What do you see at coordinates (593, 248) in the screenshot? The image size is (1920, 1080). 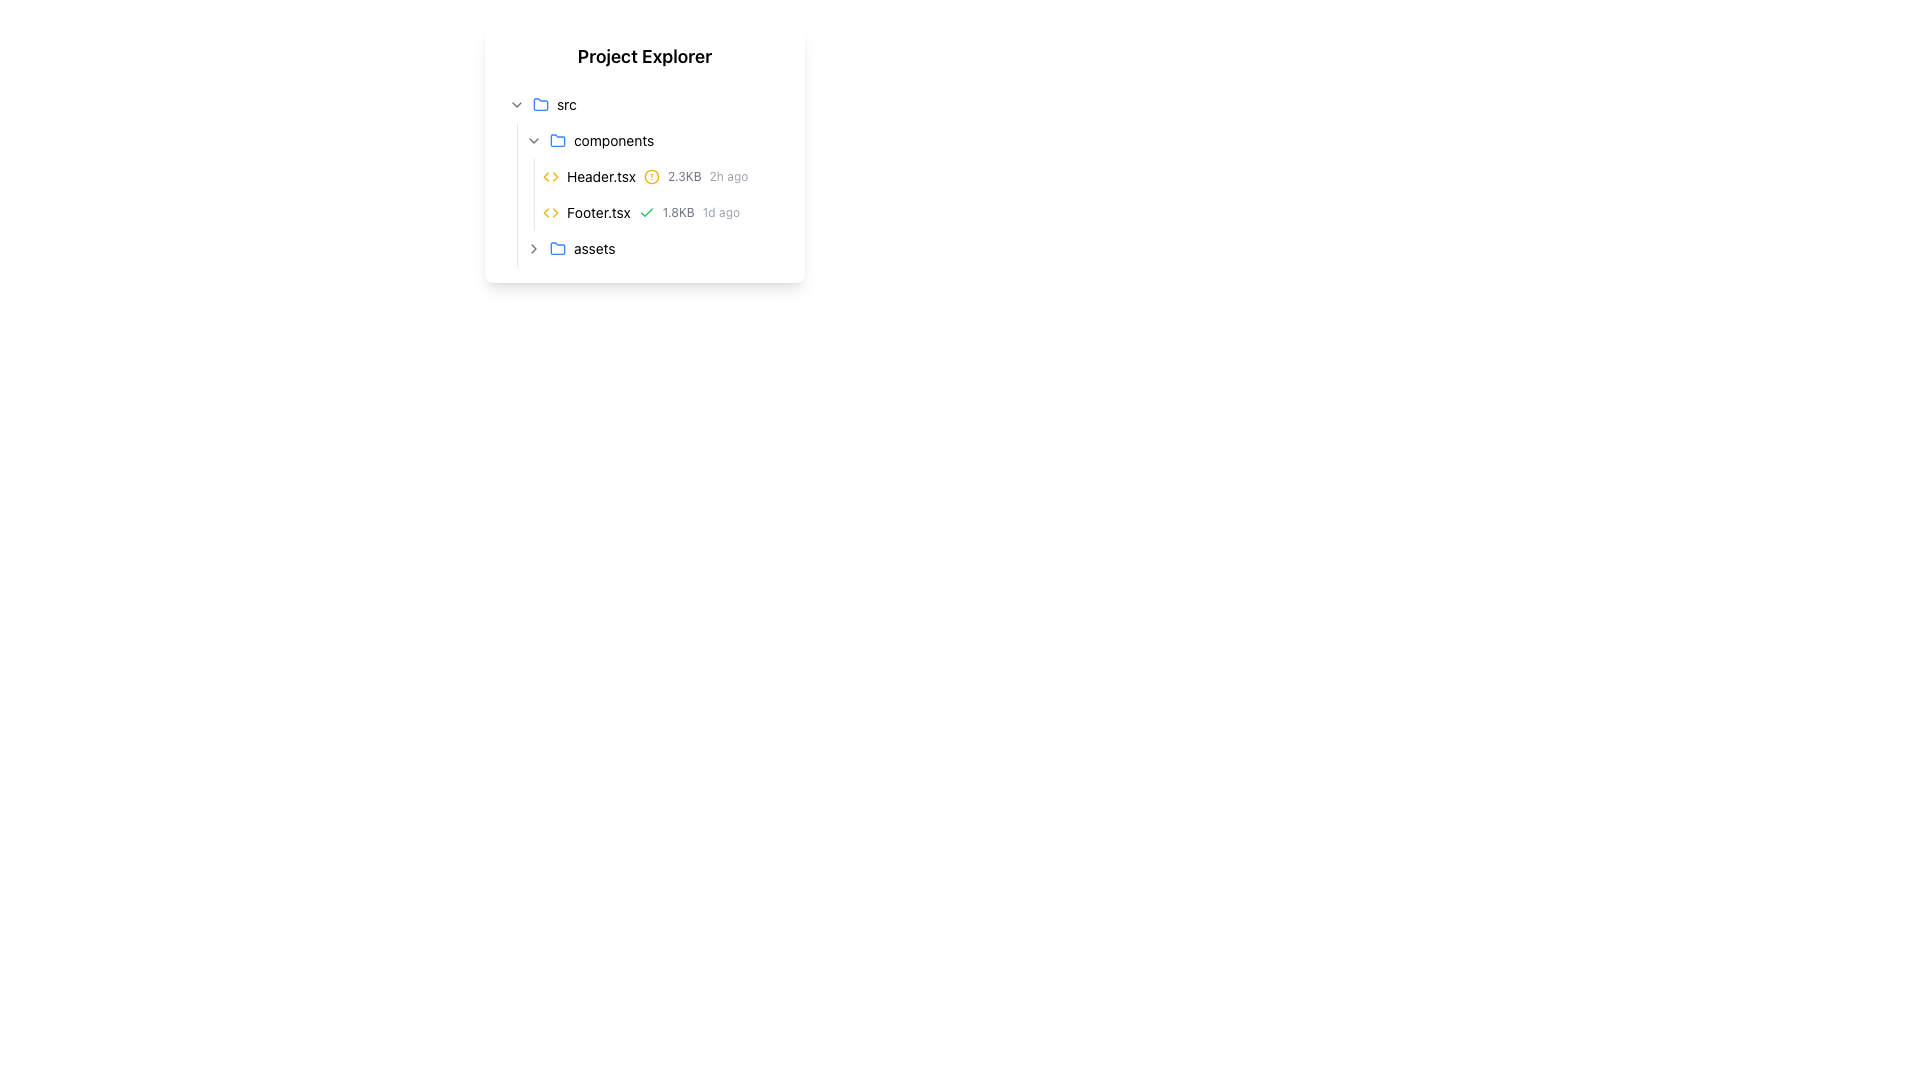 I see `the text label displaying 'assets' to possibly reveal additional information or trigger a visual effect` at bounding box center [593, 248].